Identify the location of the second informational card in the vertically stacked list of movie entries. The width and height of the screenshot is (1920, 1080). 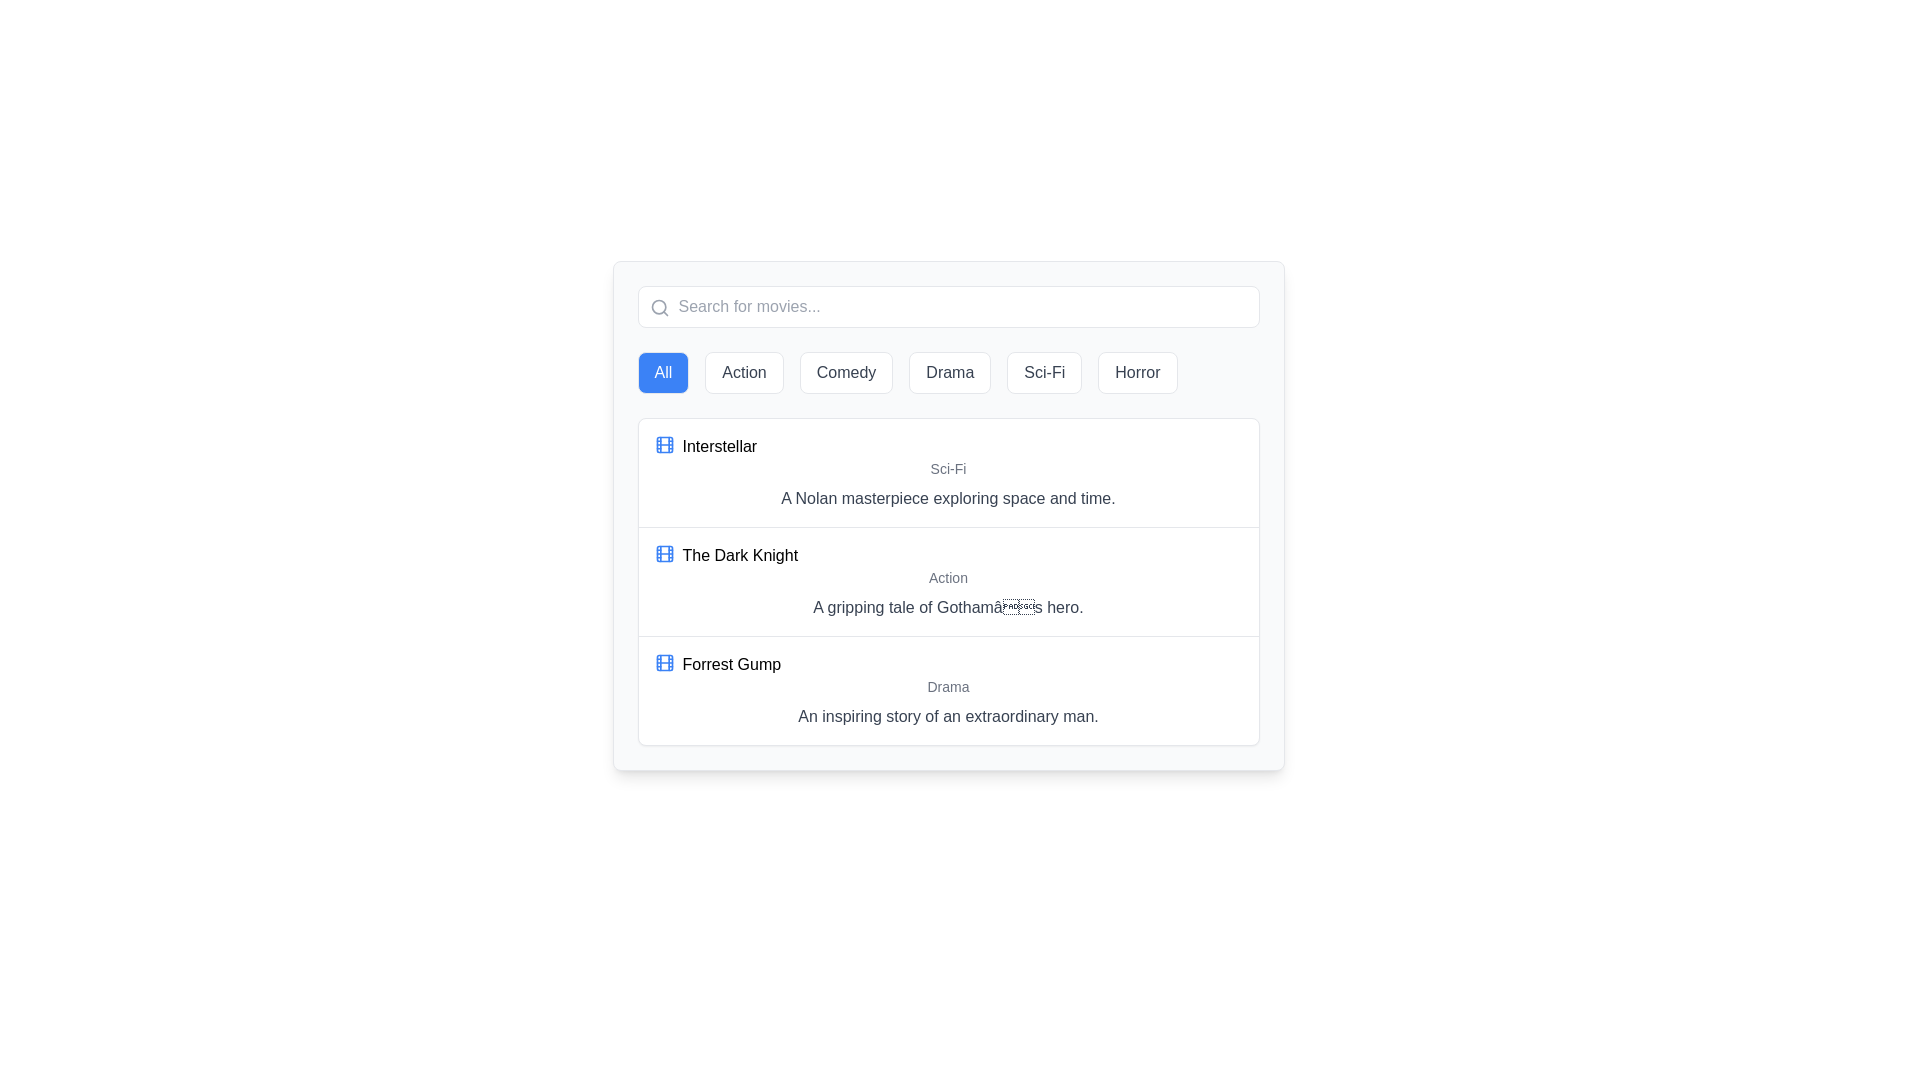
(947, 581).